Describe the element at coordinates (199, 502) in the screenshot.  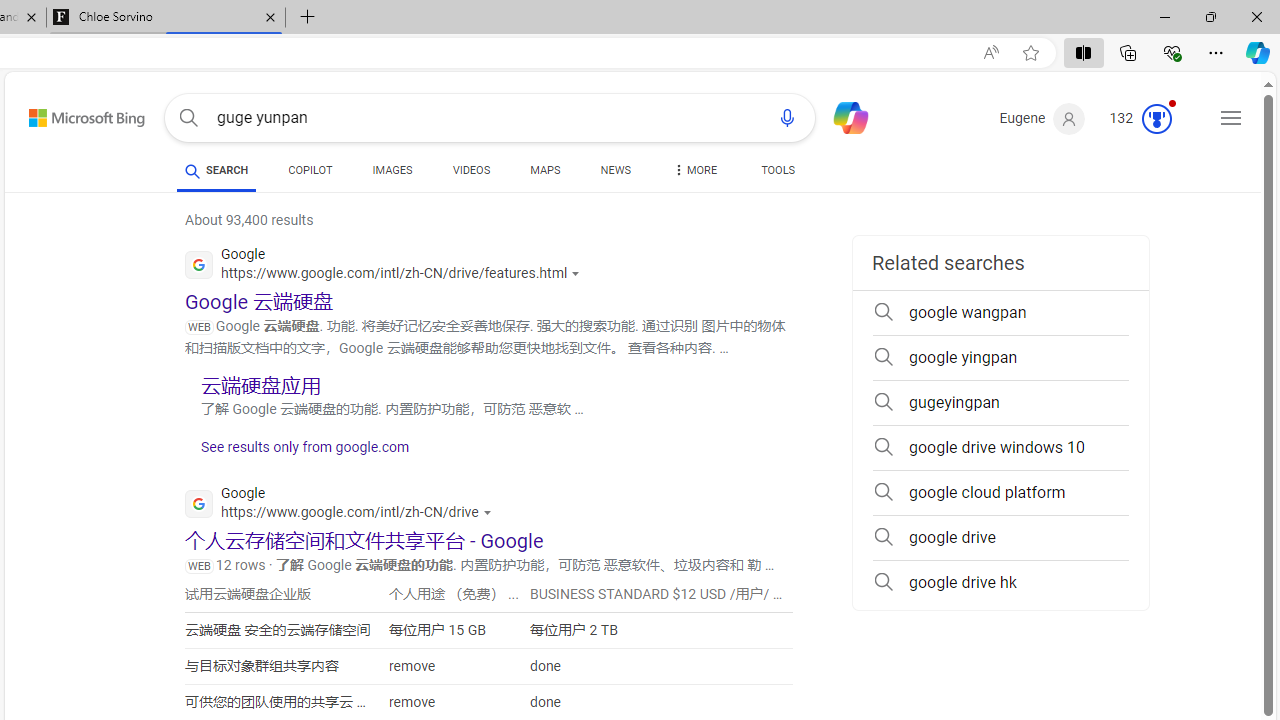
I see `'Global web icon'` at that location.